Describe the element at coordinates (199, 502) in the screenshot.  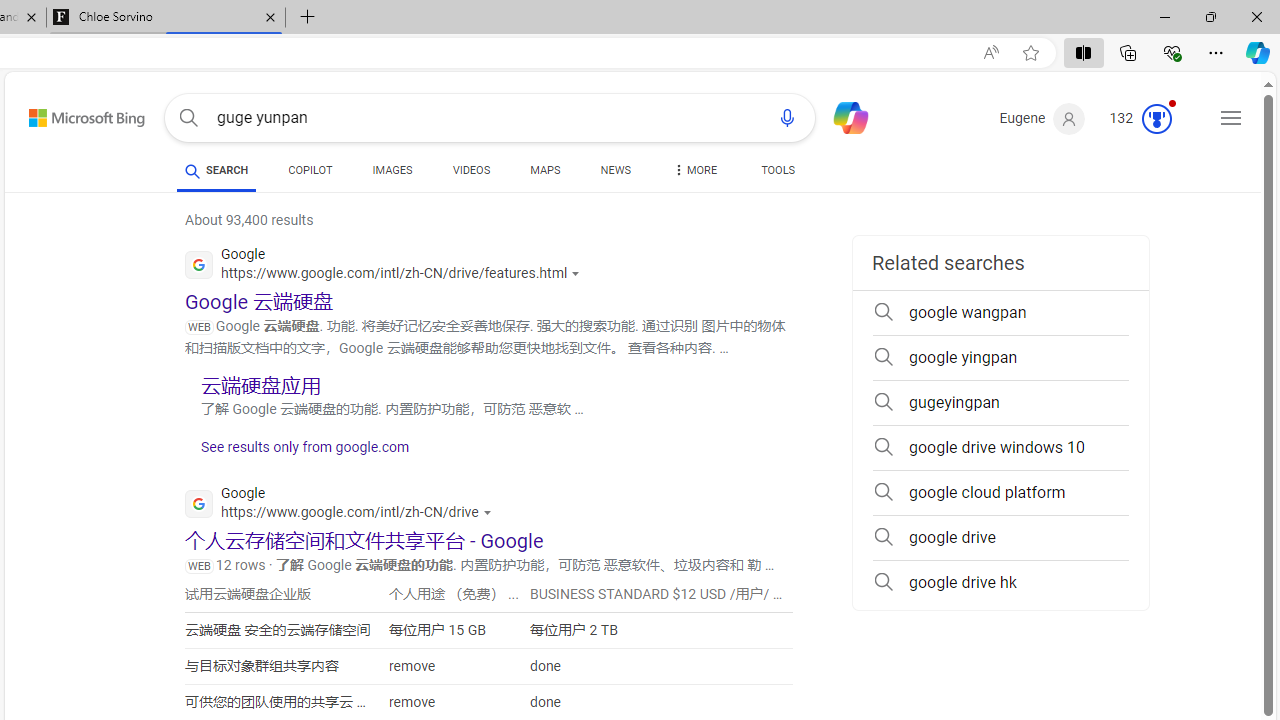
I see `'Global web icon'` at that location.